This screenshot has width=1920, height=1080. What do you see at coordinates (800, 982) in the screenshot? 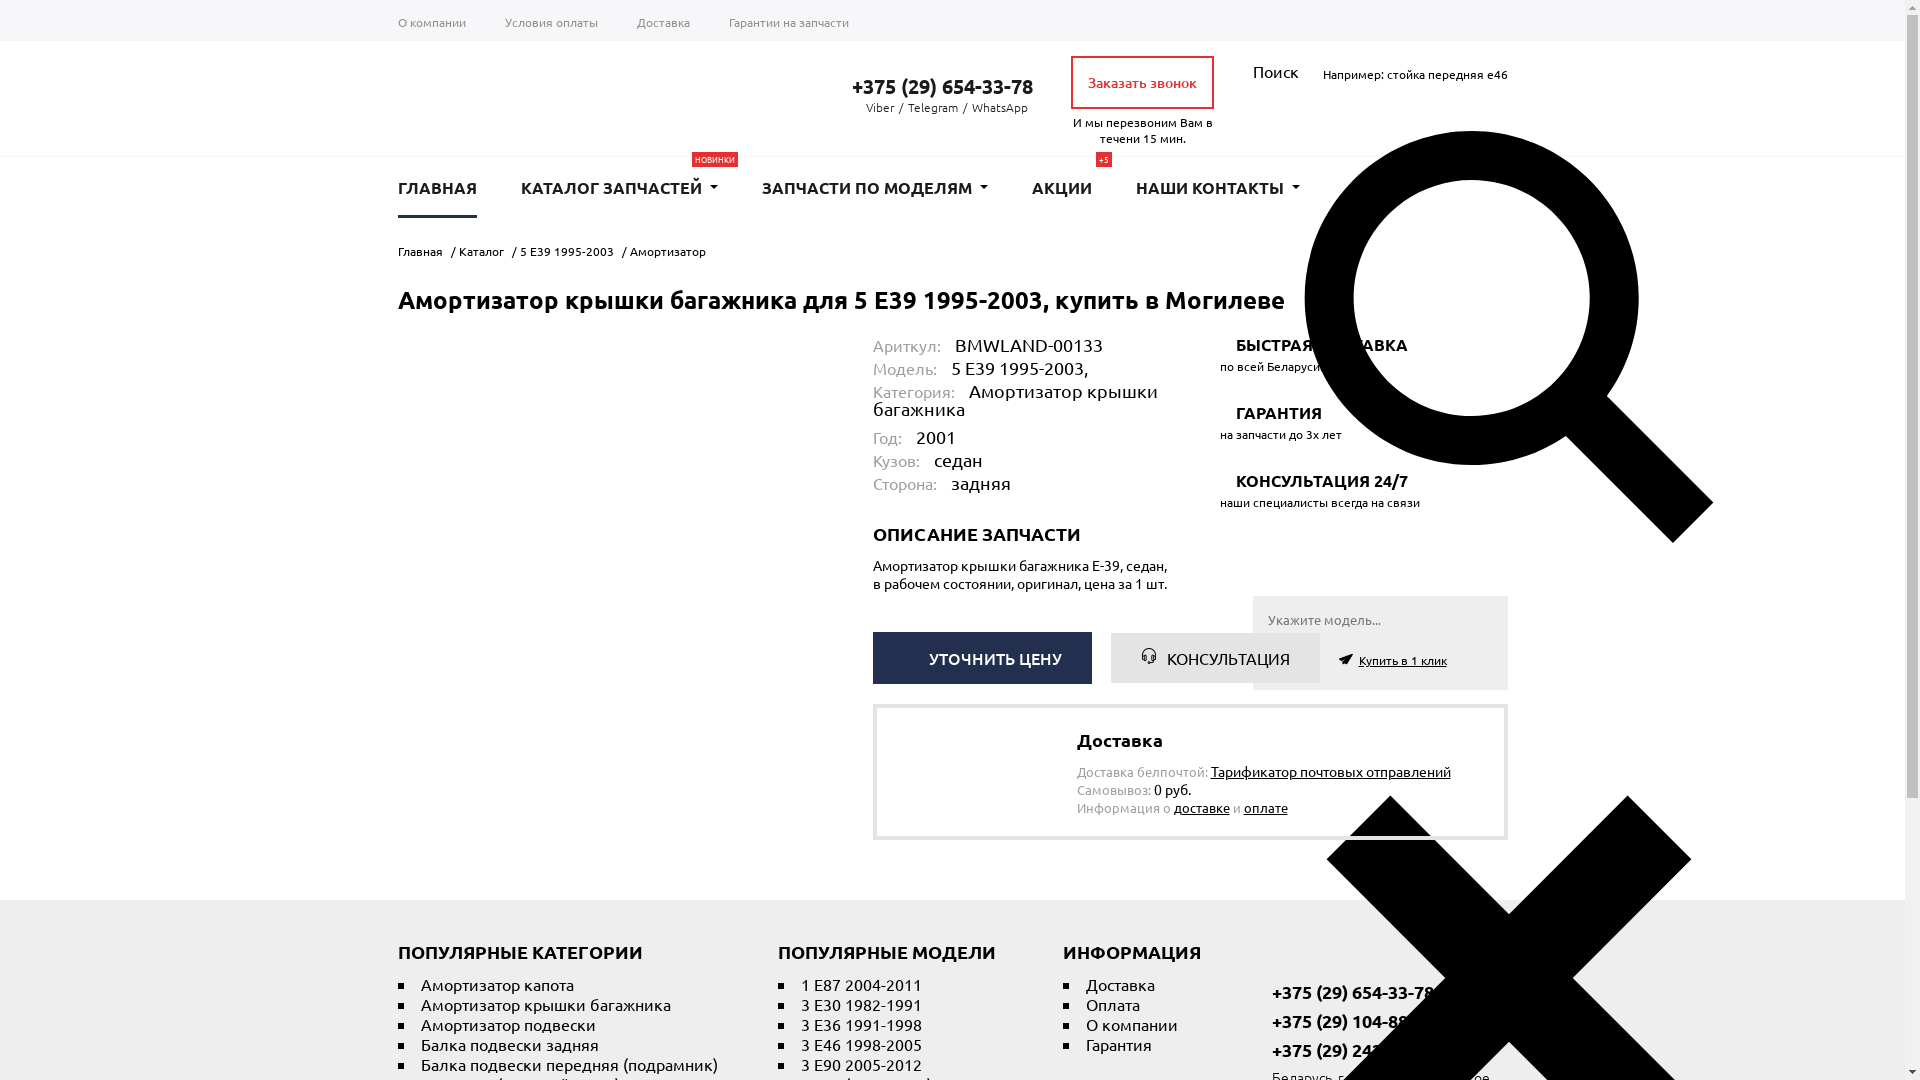
I see `'1 E87 2004-2011'` at bounding box center [800, 982].